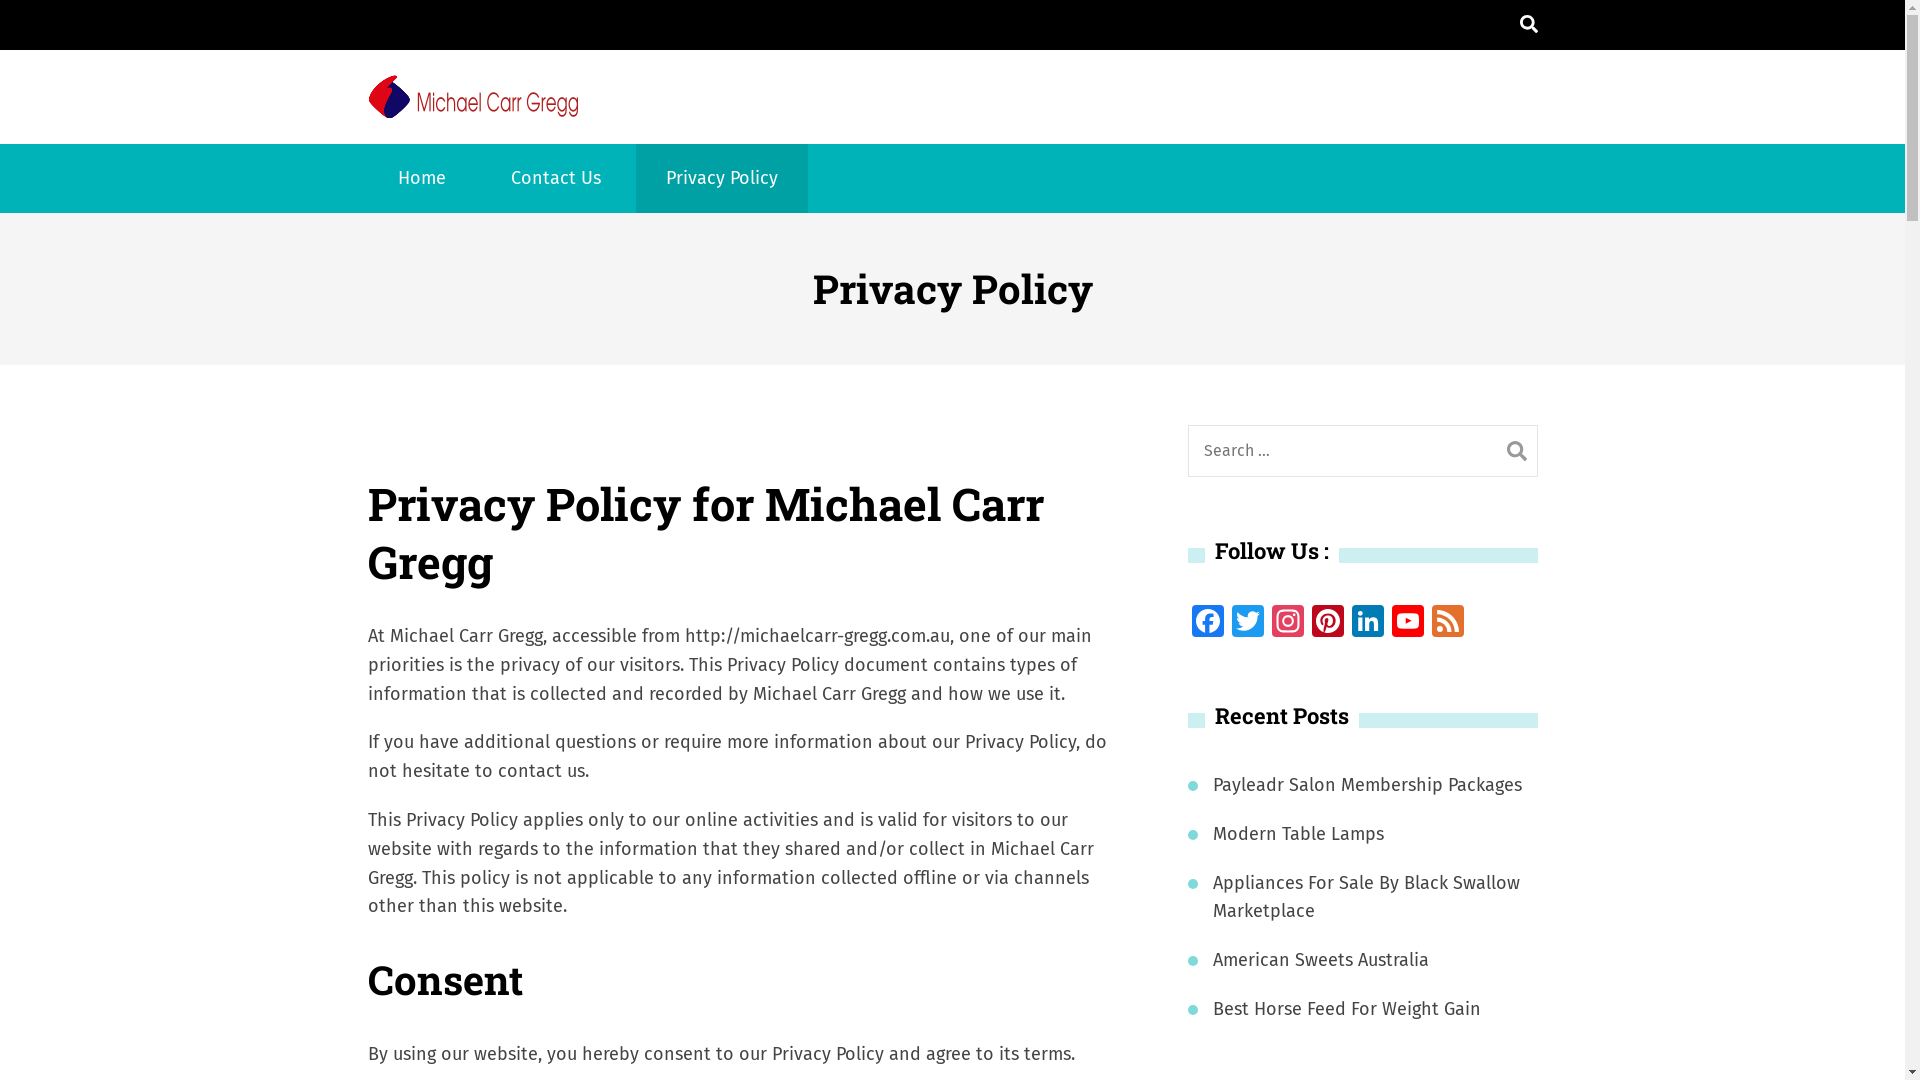  What do you see at coordinates (1287, 622) in the screenshot?
I see `'Instagram'` at bounding box center [1287, 622].